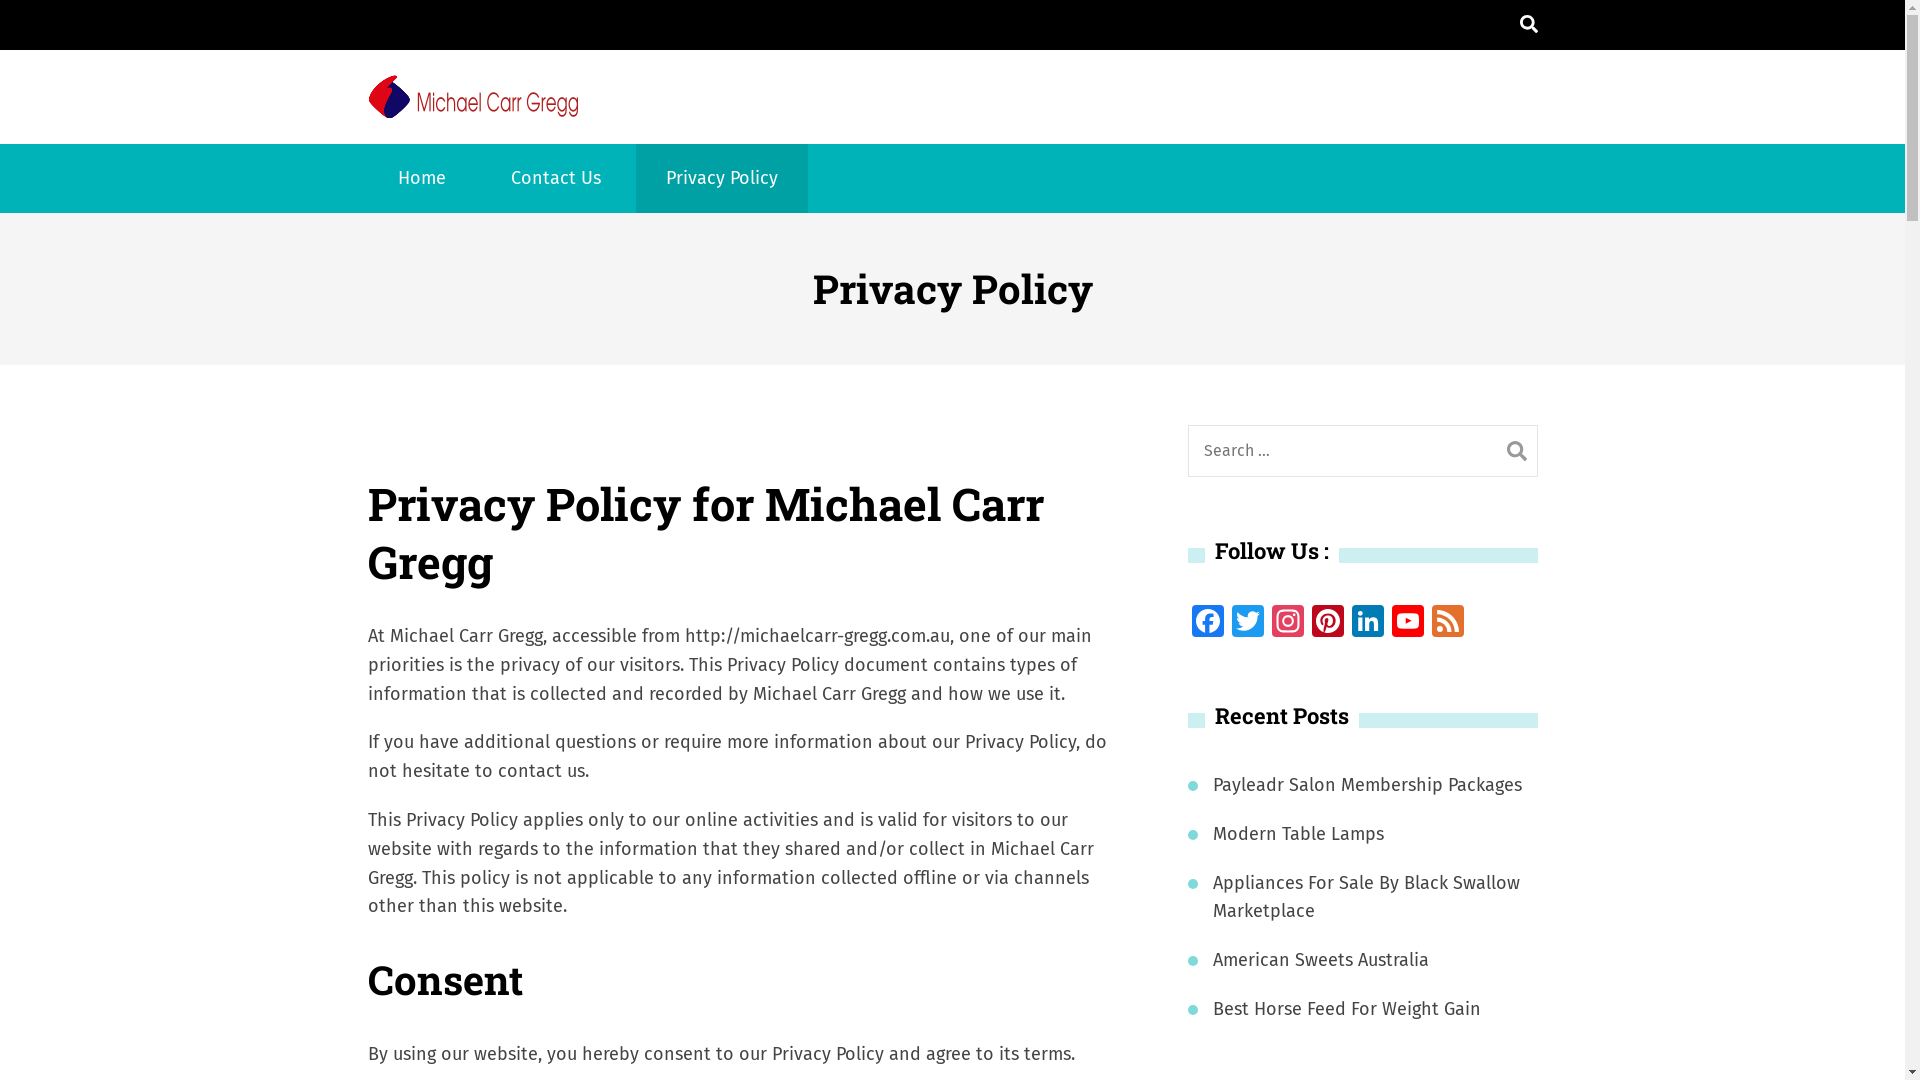  What do you see at coordinates (1287, 622) in the screenshot?
I see `'Instagram'` at bounding box center [1287, 622].